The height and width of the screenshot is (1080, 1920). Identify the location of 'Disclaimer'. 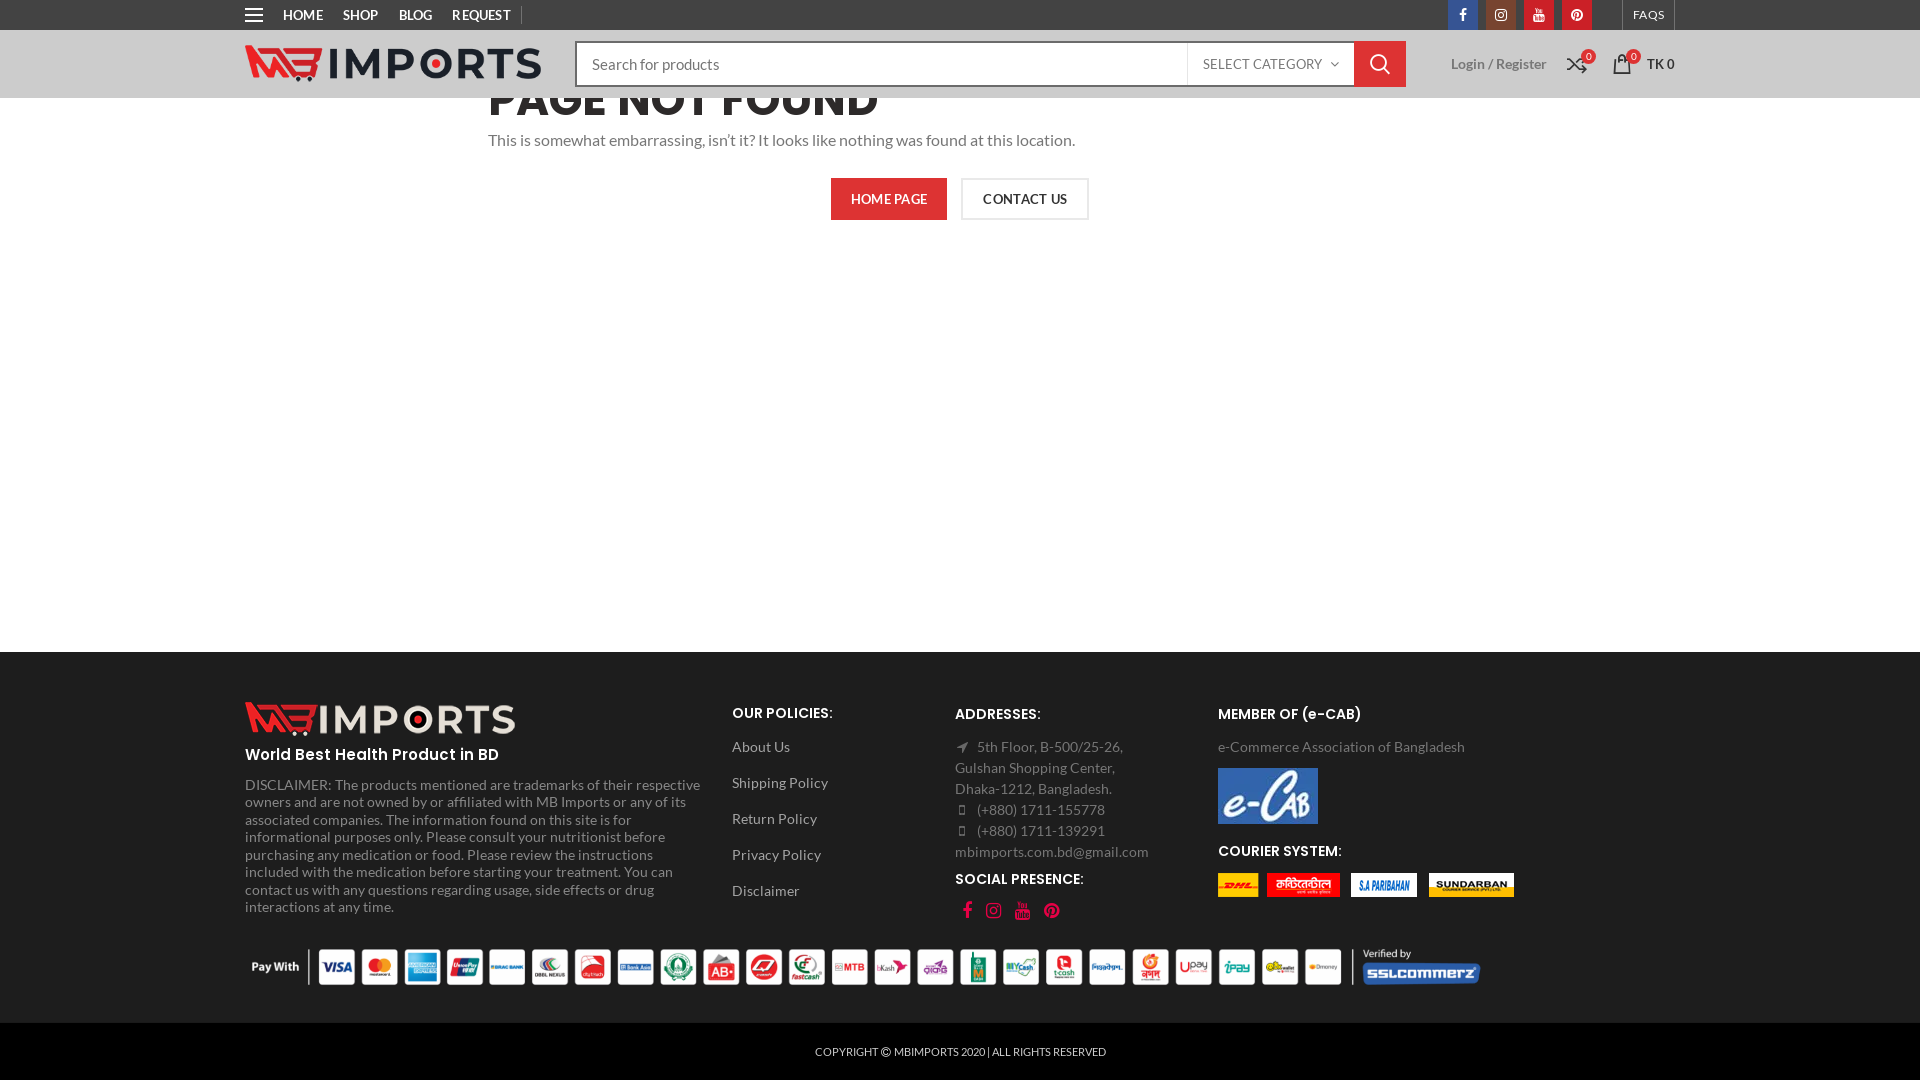
(838, 890).